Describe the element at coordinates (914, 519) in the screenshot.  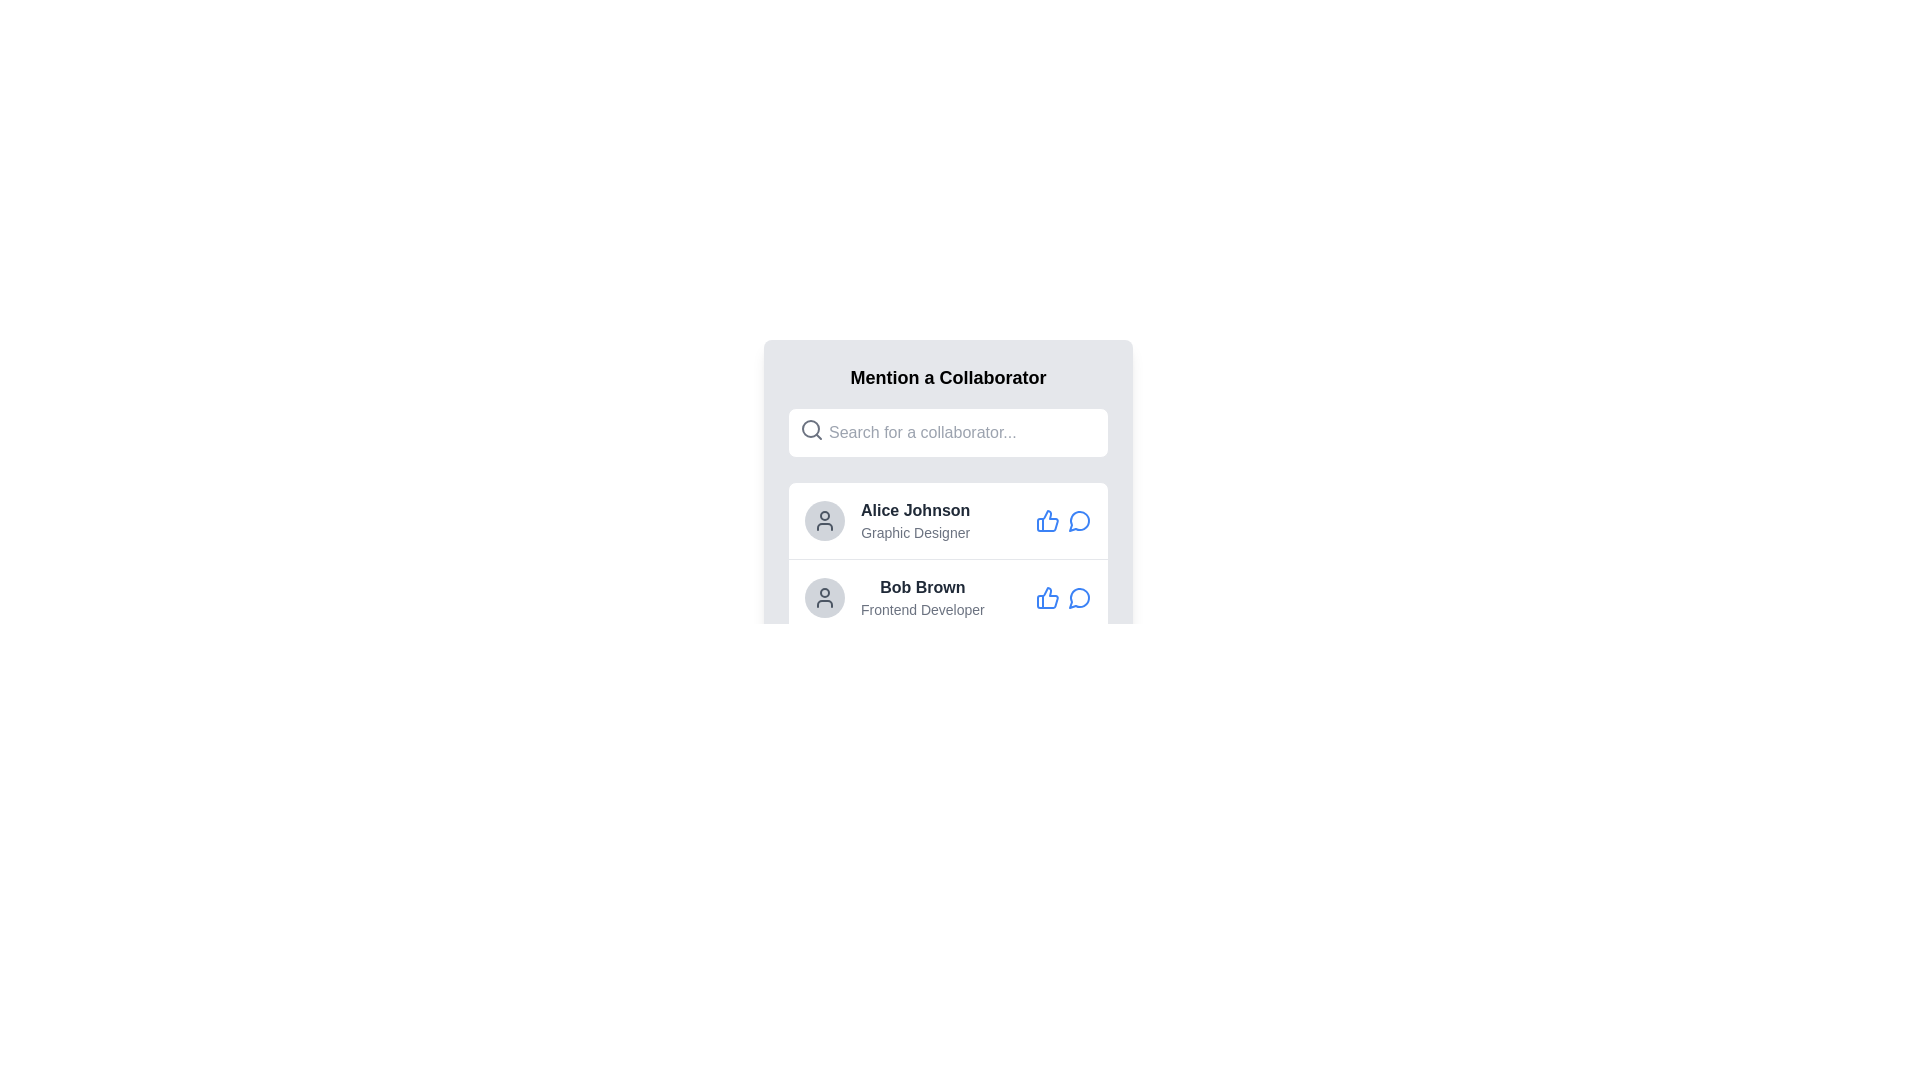
I see `the text-based informational display component showing 'Alice Johnson' and 'Graphic Designer' for information` at that location.